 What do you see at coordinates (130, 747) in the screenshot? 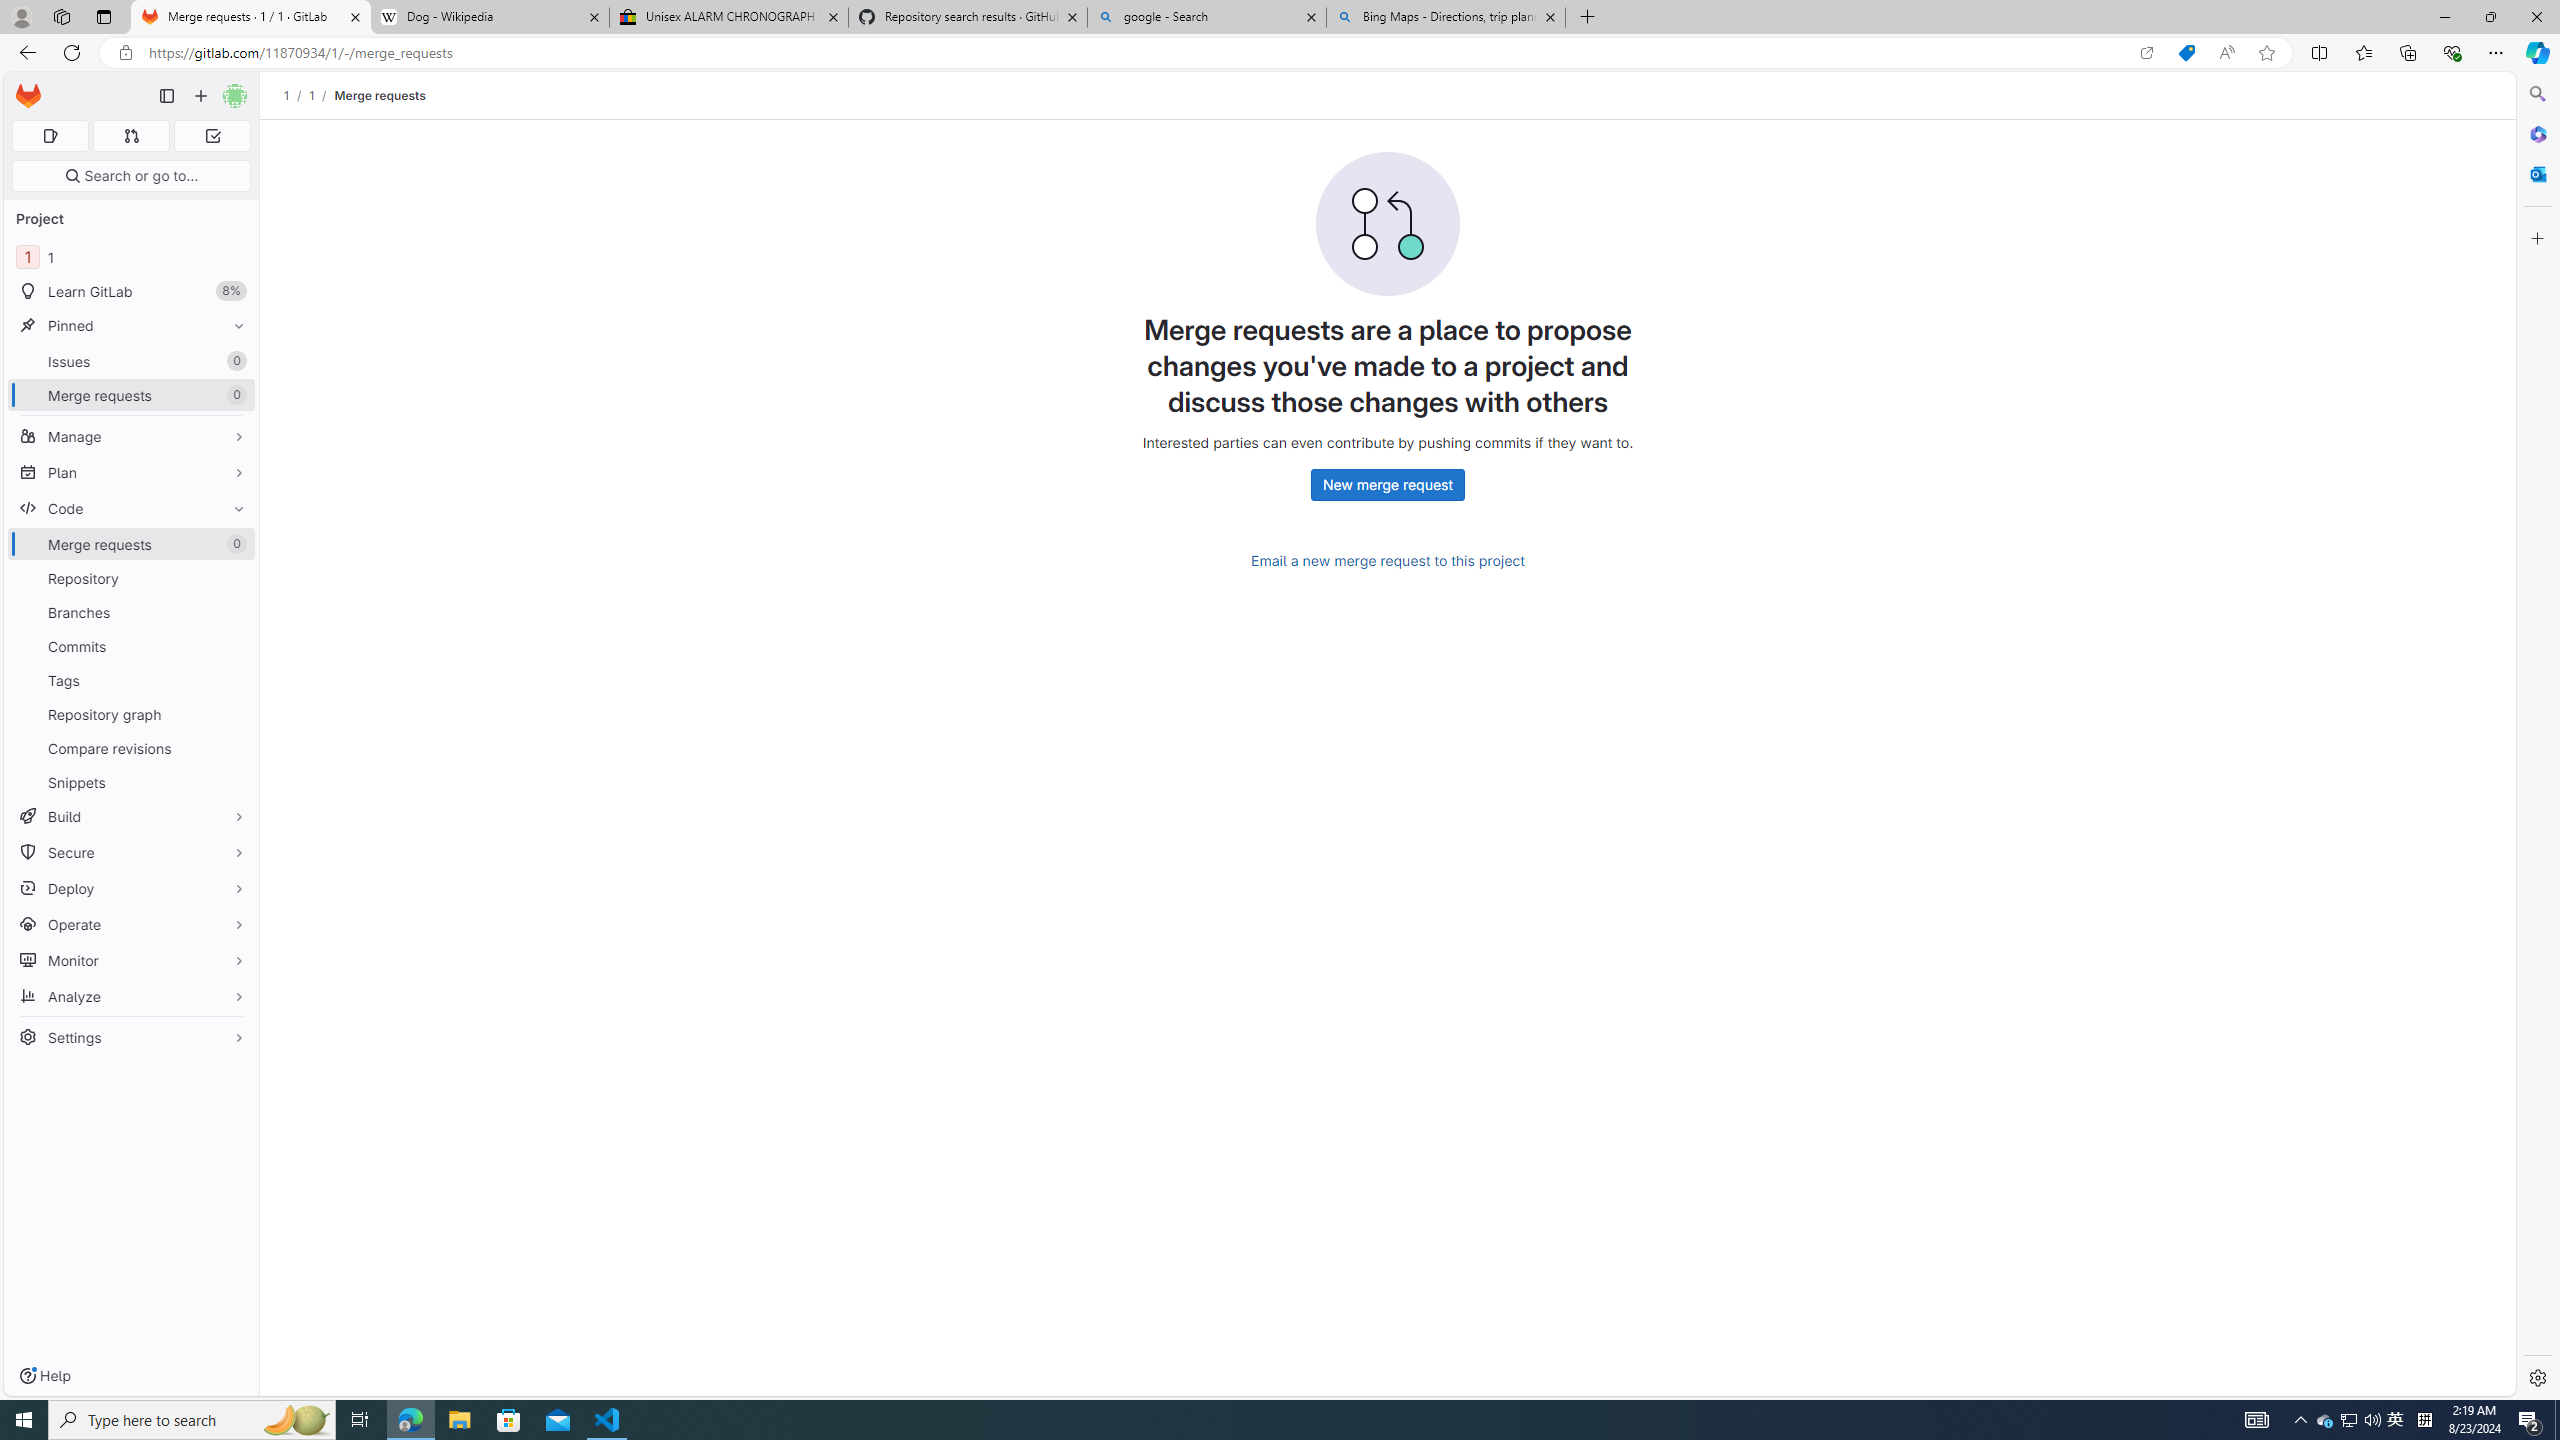
I see `'Compare revisions'` at bounding box center [130, 747].